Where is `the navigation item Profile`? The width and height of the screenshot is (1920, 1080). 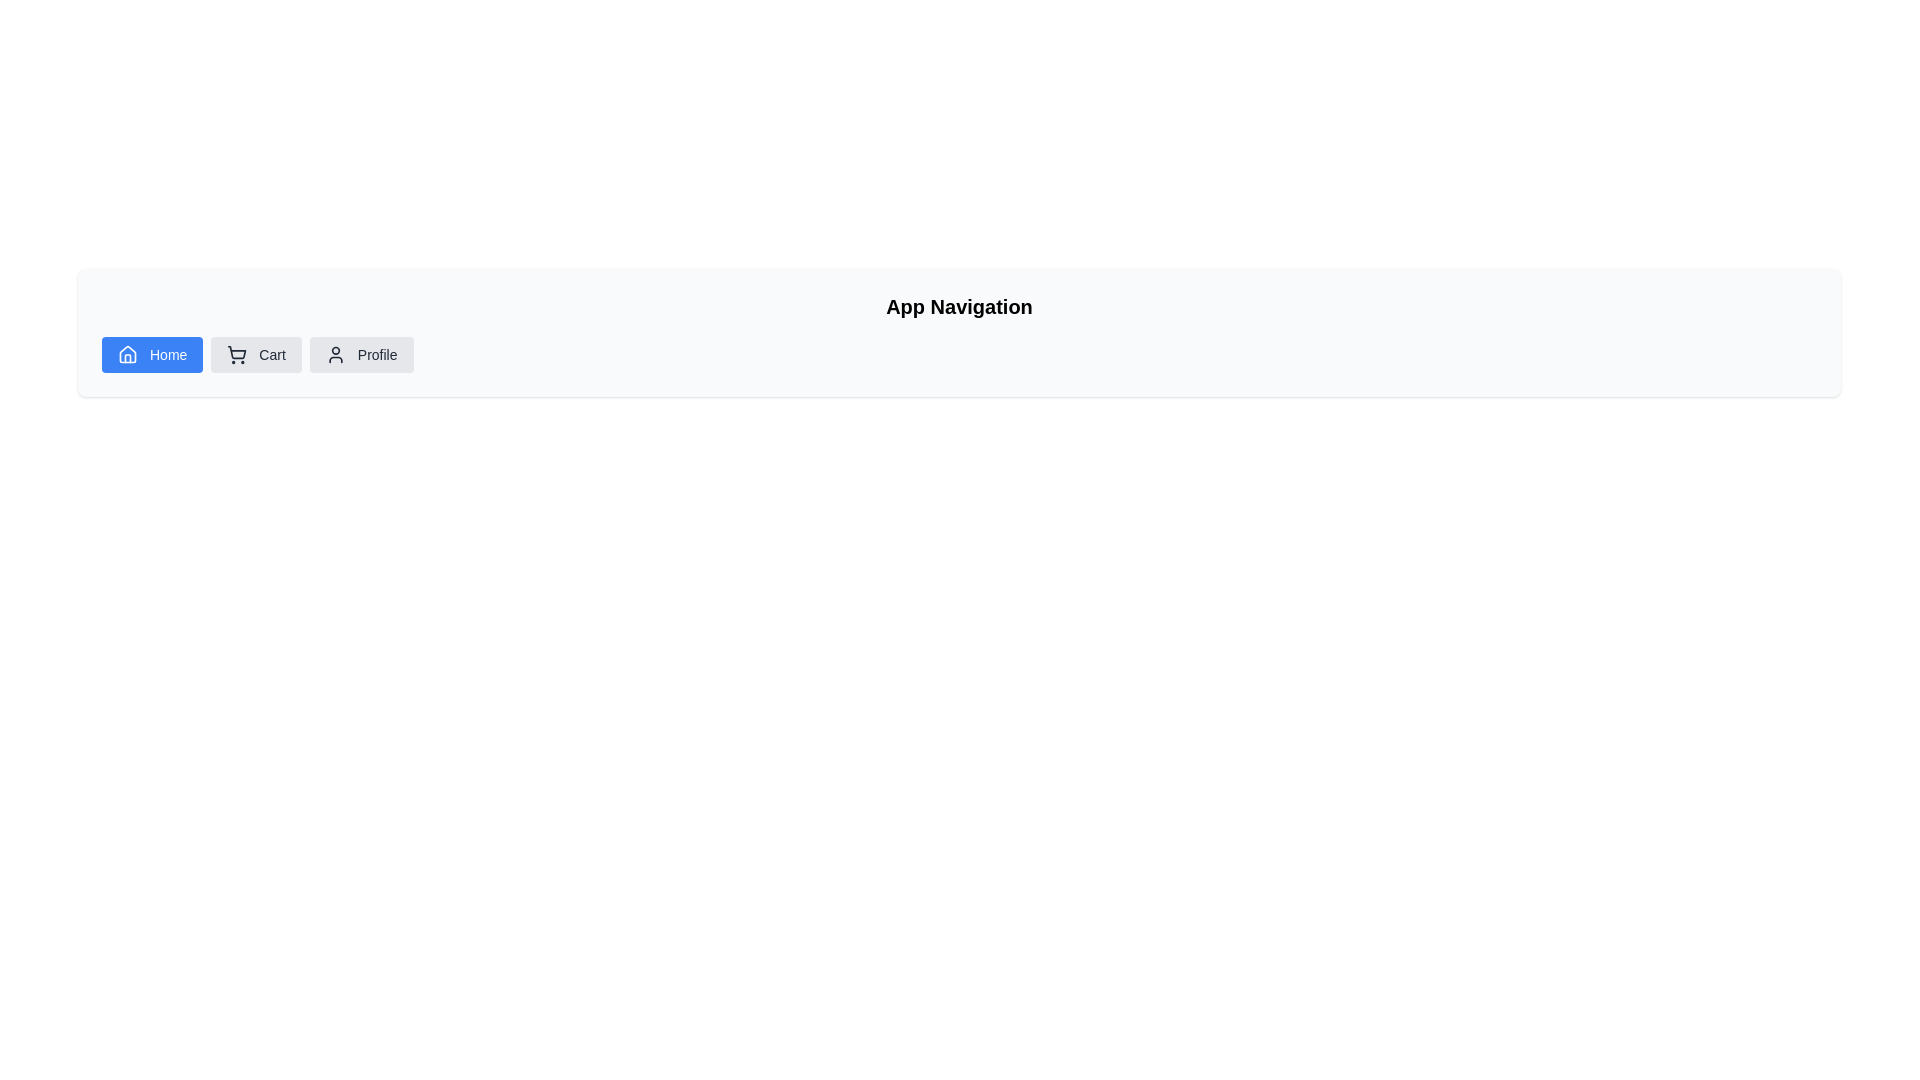
the navigation item Profile is located at coordinates (361, 353).